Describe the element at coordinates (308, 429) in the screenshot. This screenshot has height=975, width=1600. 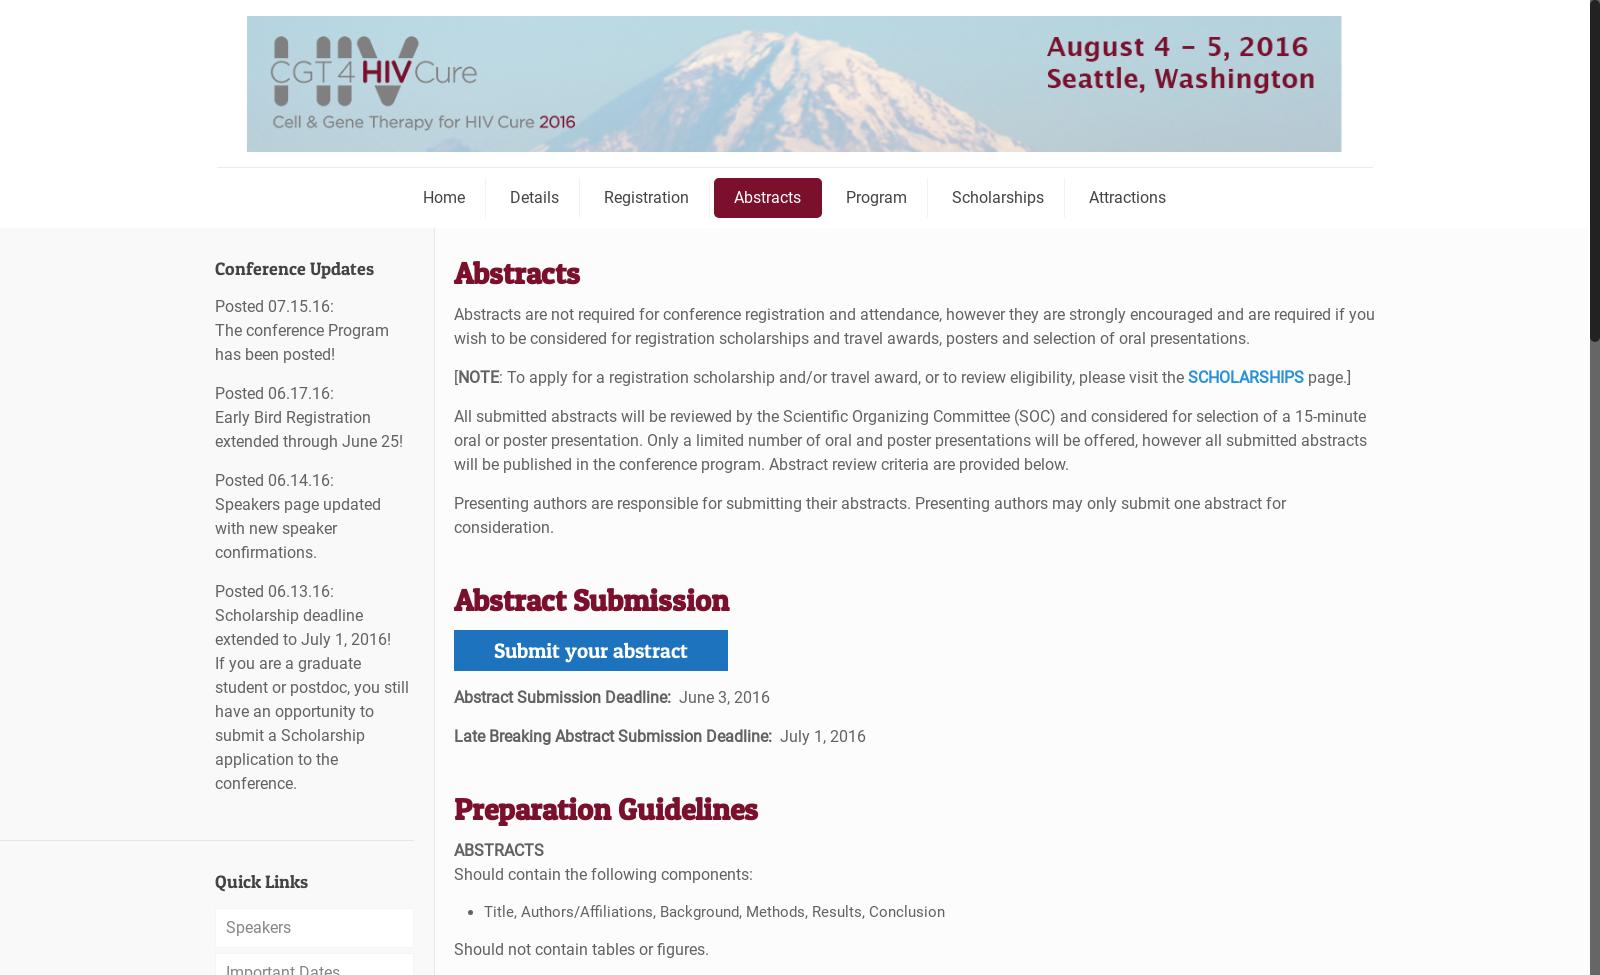
I see `'Early Bird Registration extended through June 25!'` at that location.